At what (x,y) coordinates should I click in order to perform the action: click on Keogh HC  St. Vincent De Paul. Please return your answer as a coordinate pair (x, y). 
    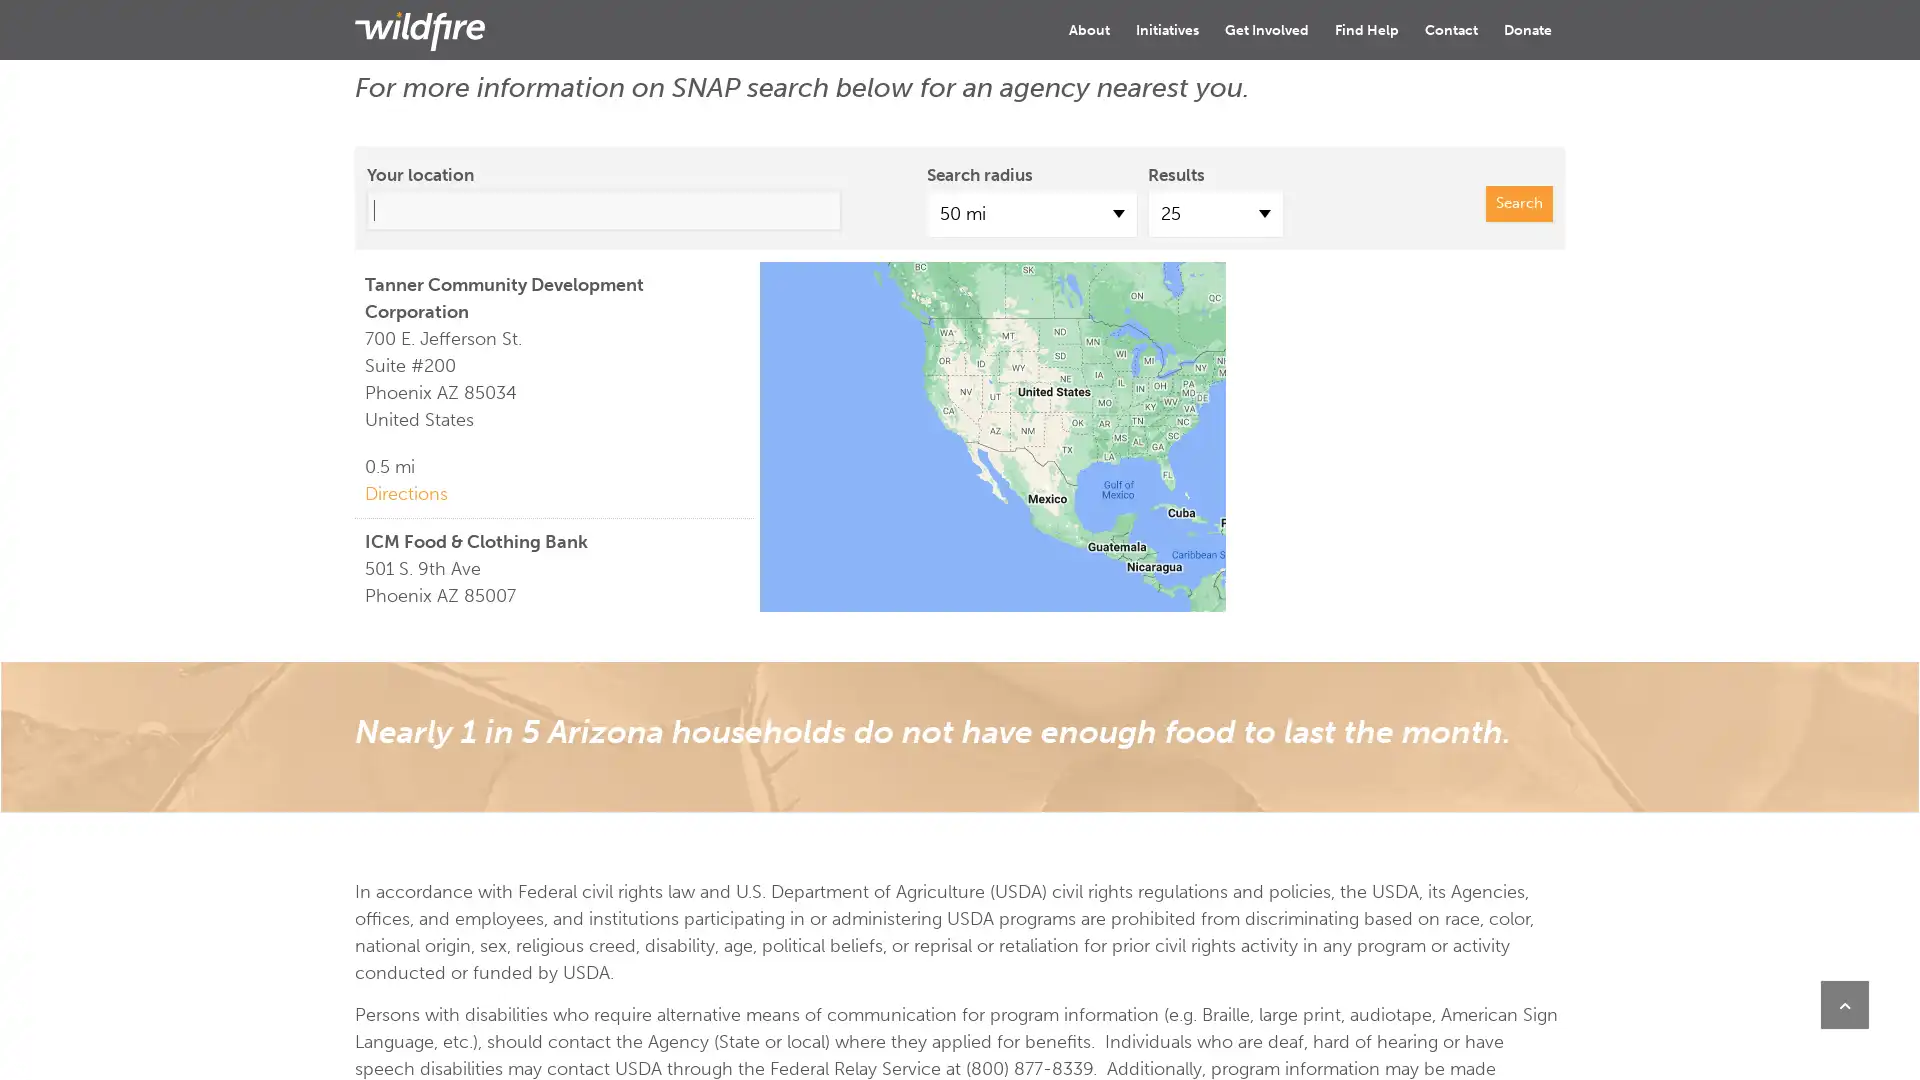
    Looking at the image, I should click on (1148, 442).